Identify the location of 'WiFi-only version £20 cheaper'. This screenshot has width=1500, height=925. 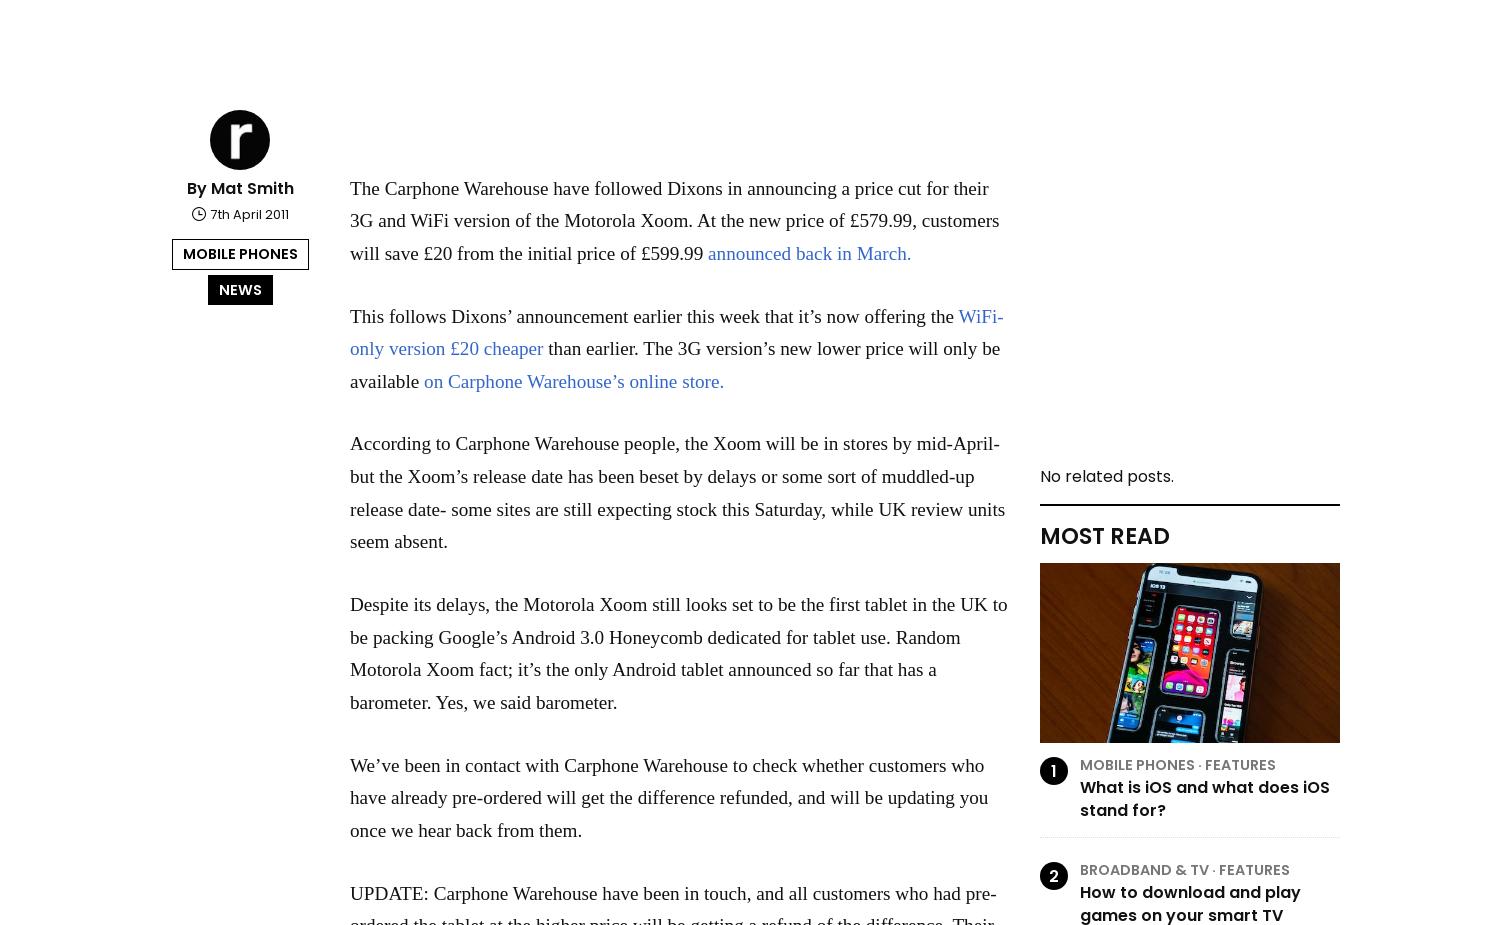
(676, 330).